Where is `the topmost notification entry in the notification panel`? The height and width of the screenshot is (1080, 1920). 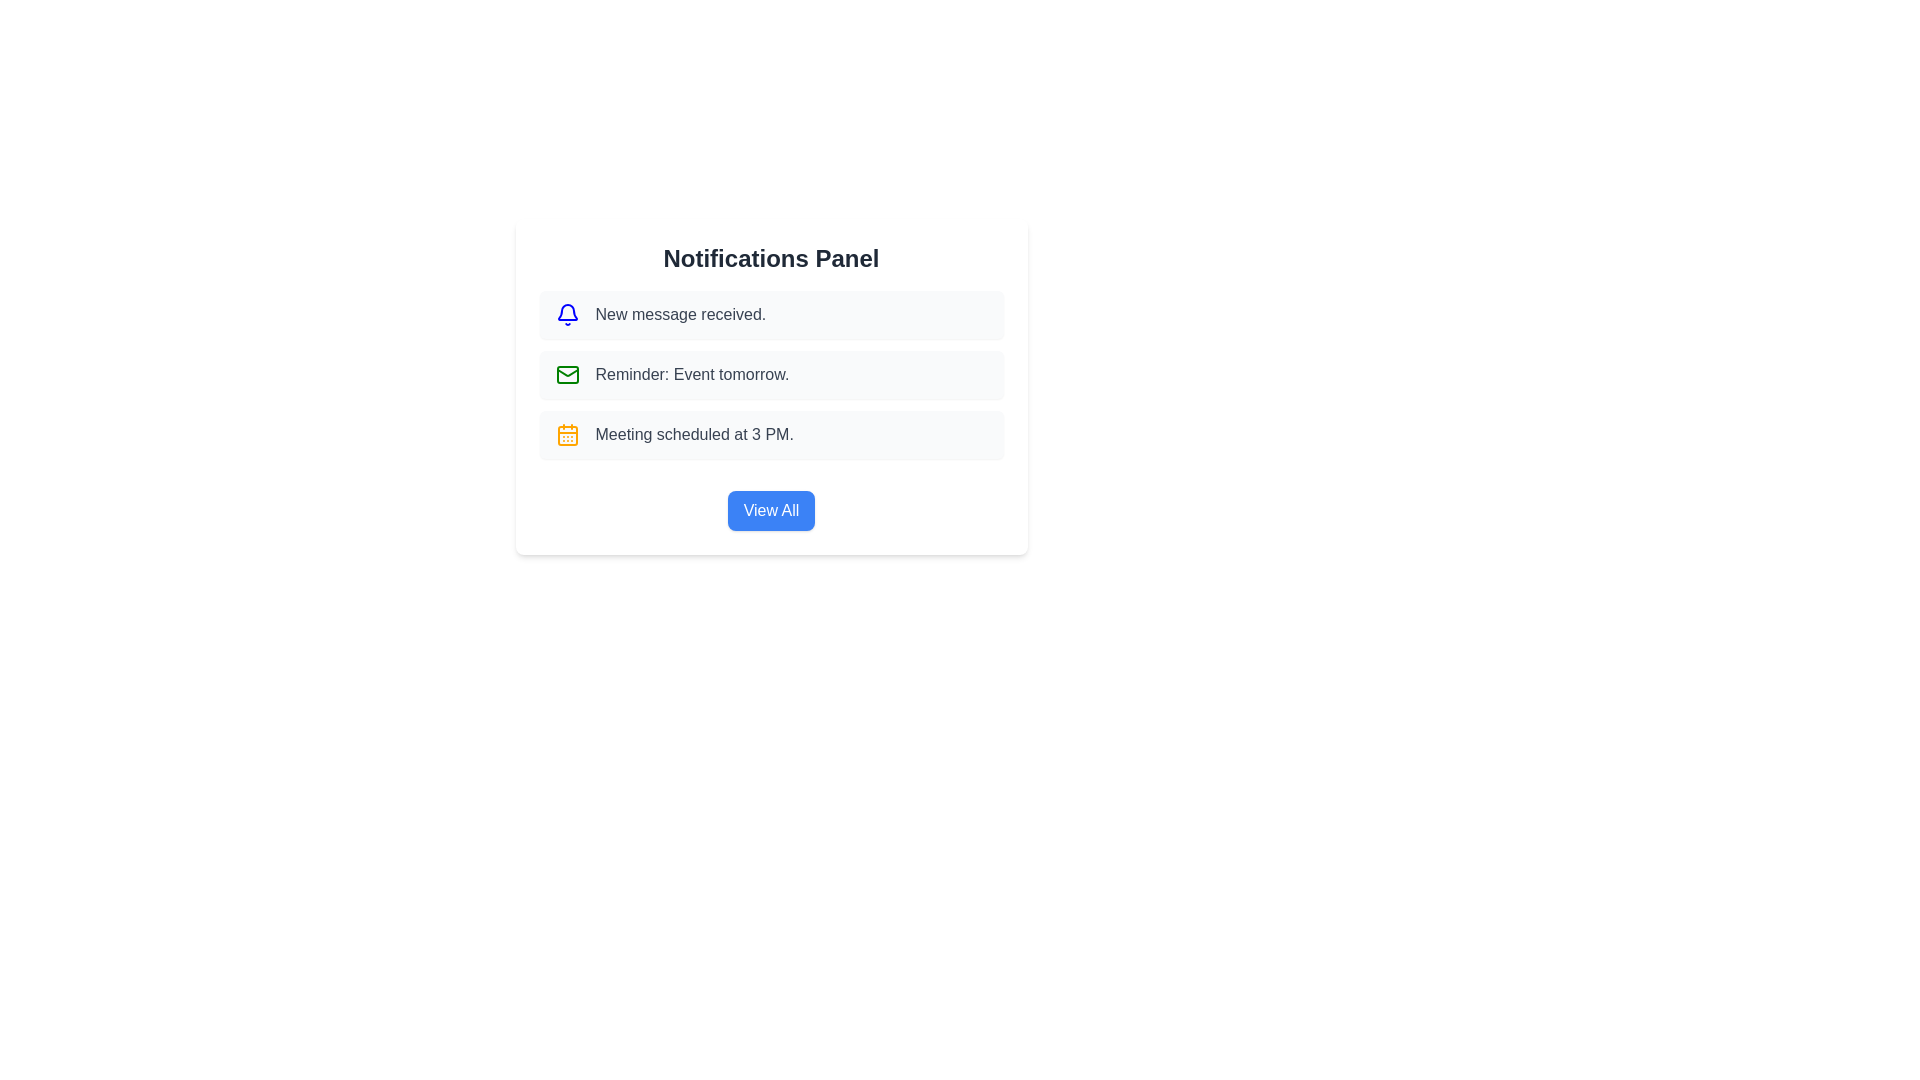
the topmost notification entry in the notification panel is located at coordinates (770, 315).